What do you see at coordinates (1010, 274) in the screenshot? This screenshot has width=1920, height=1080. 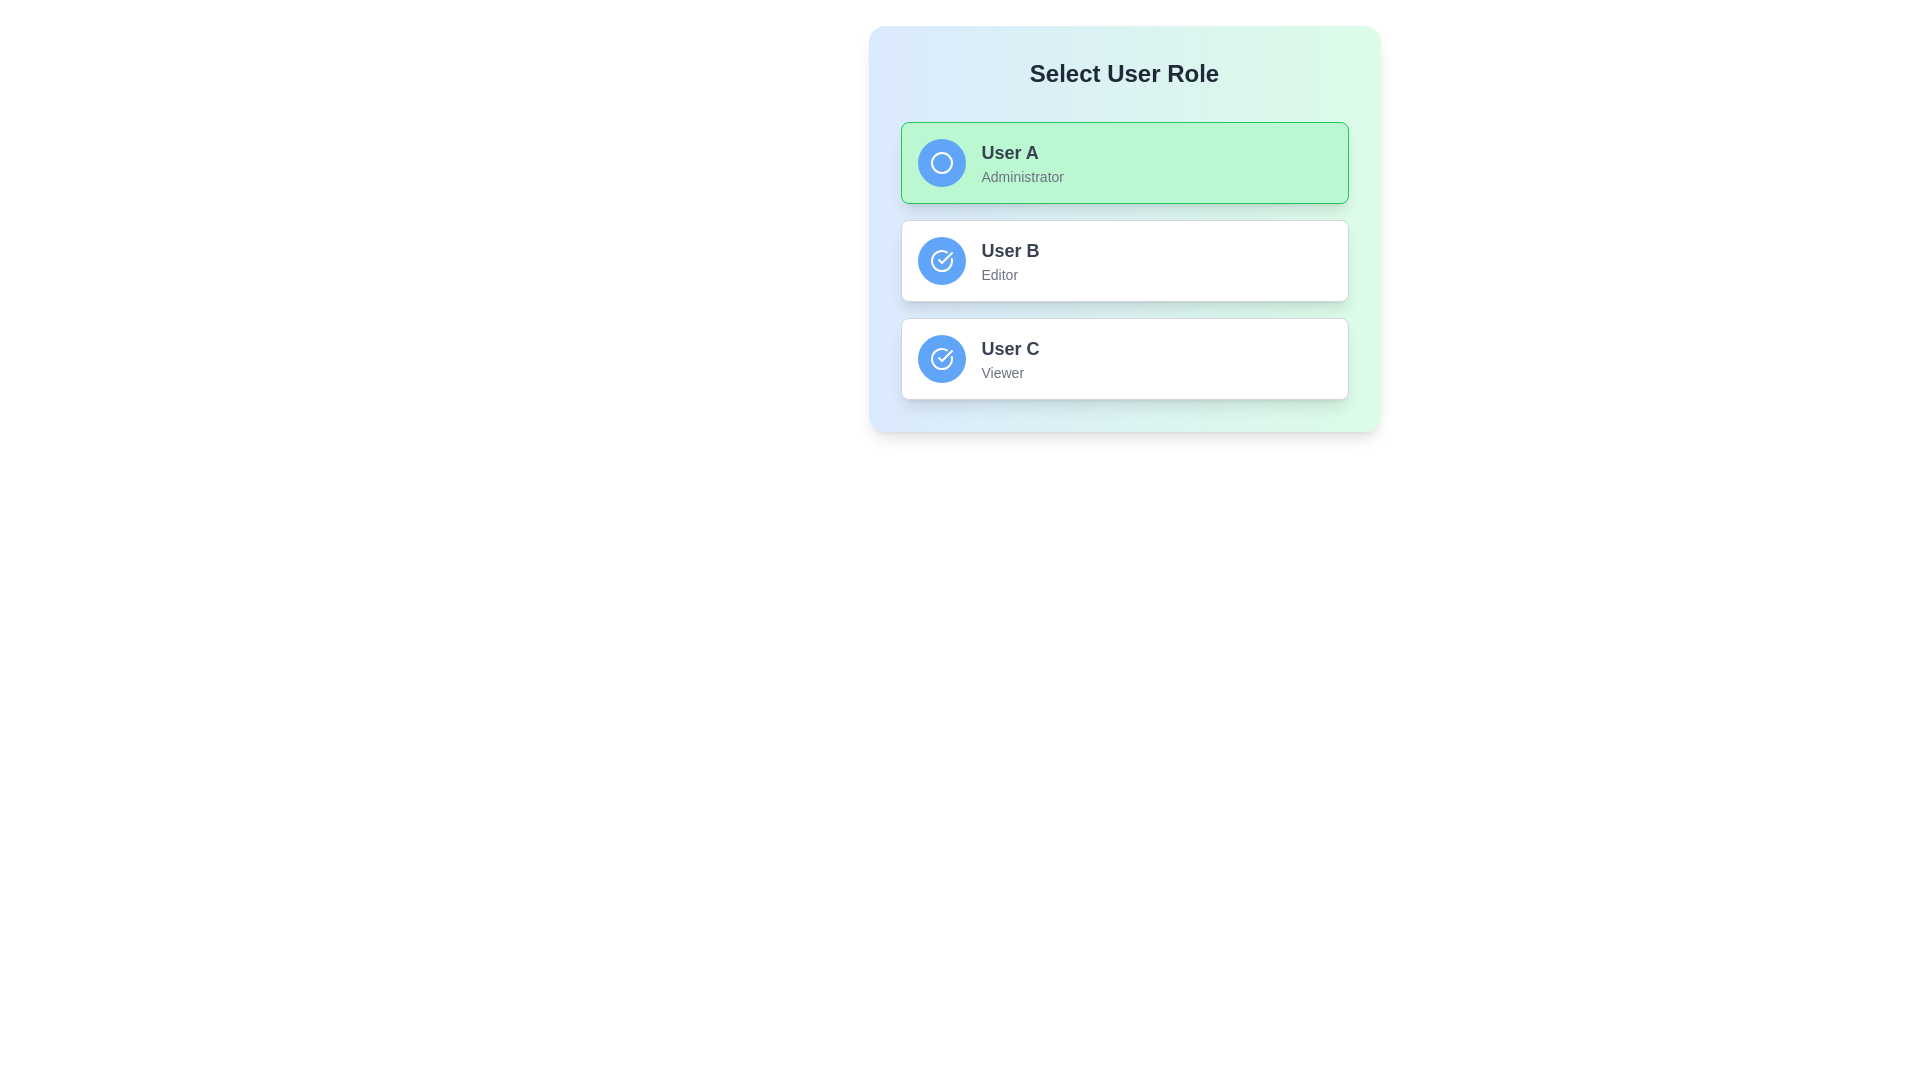 I see `the 'Editor' text label, which is a small, gray font located directly below 'User B' within the user selection card` at bounding box center [1010, 274].